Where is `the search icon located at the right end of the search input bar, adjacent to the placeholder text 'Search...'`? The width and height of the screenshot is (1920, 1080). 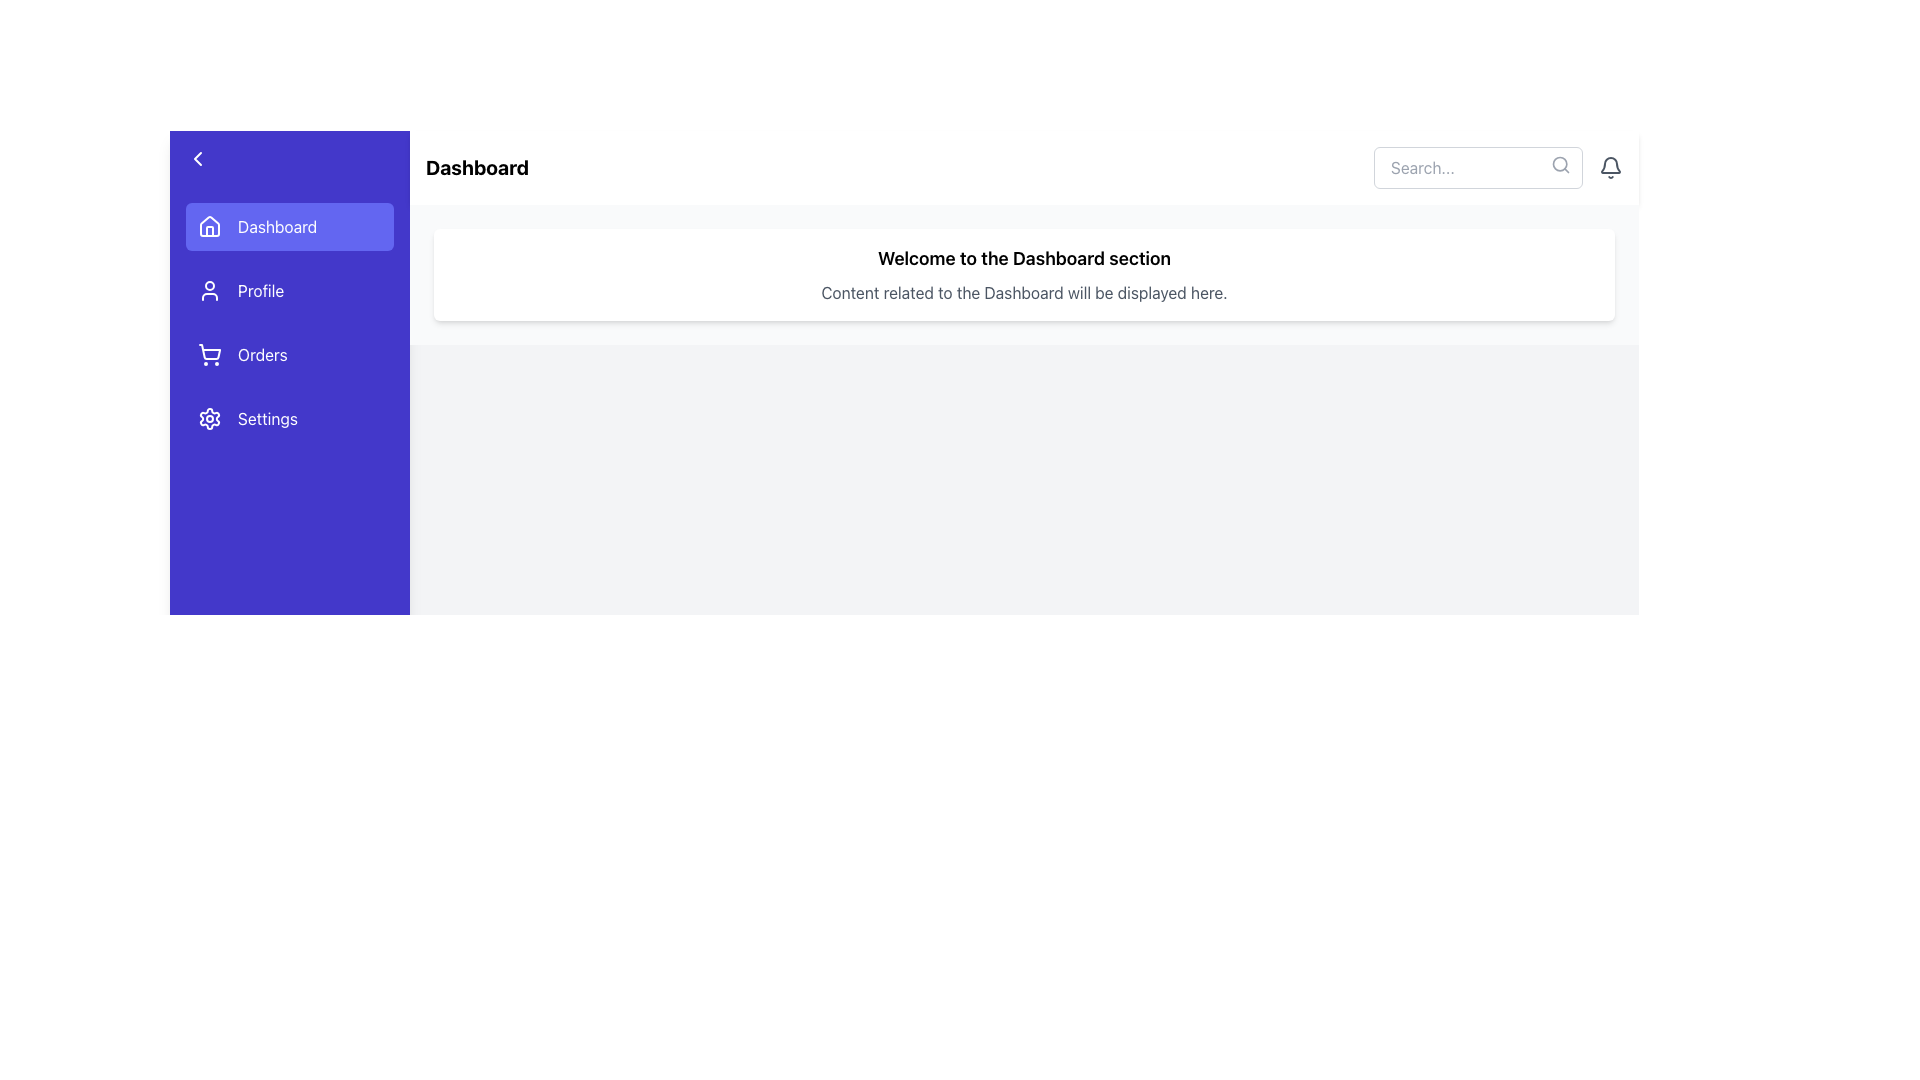
the search icon located at the right end of the search input bar, adjacent to the placeholder text 'Search...' is located at coordinates (1559, 164).